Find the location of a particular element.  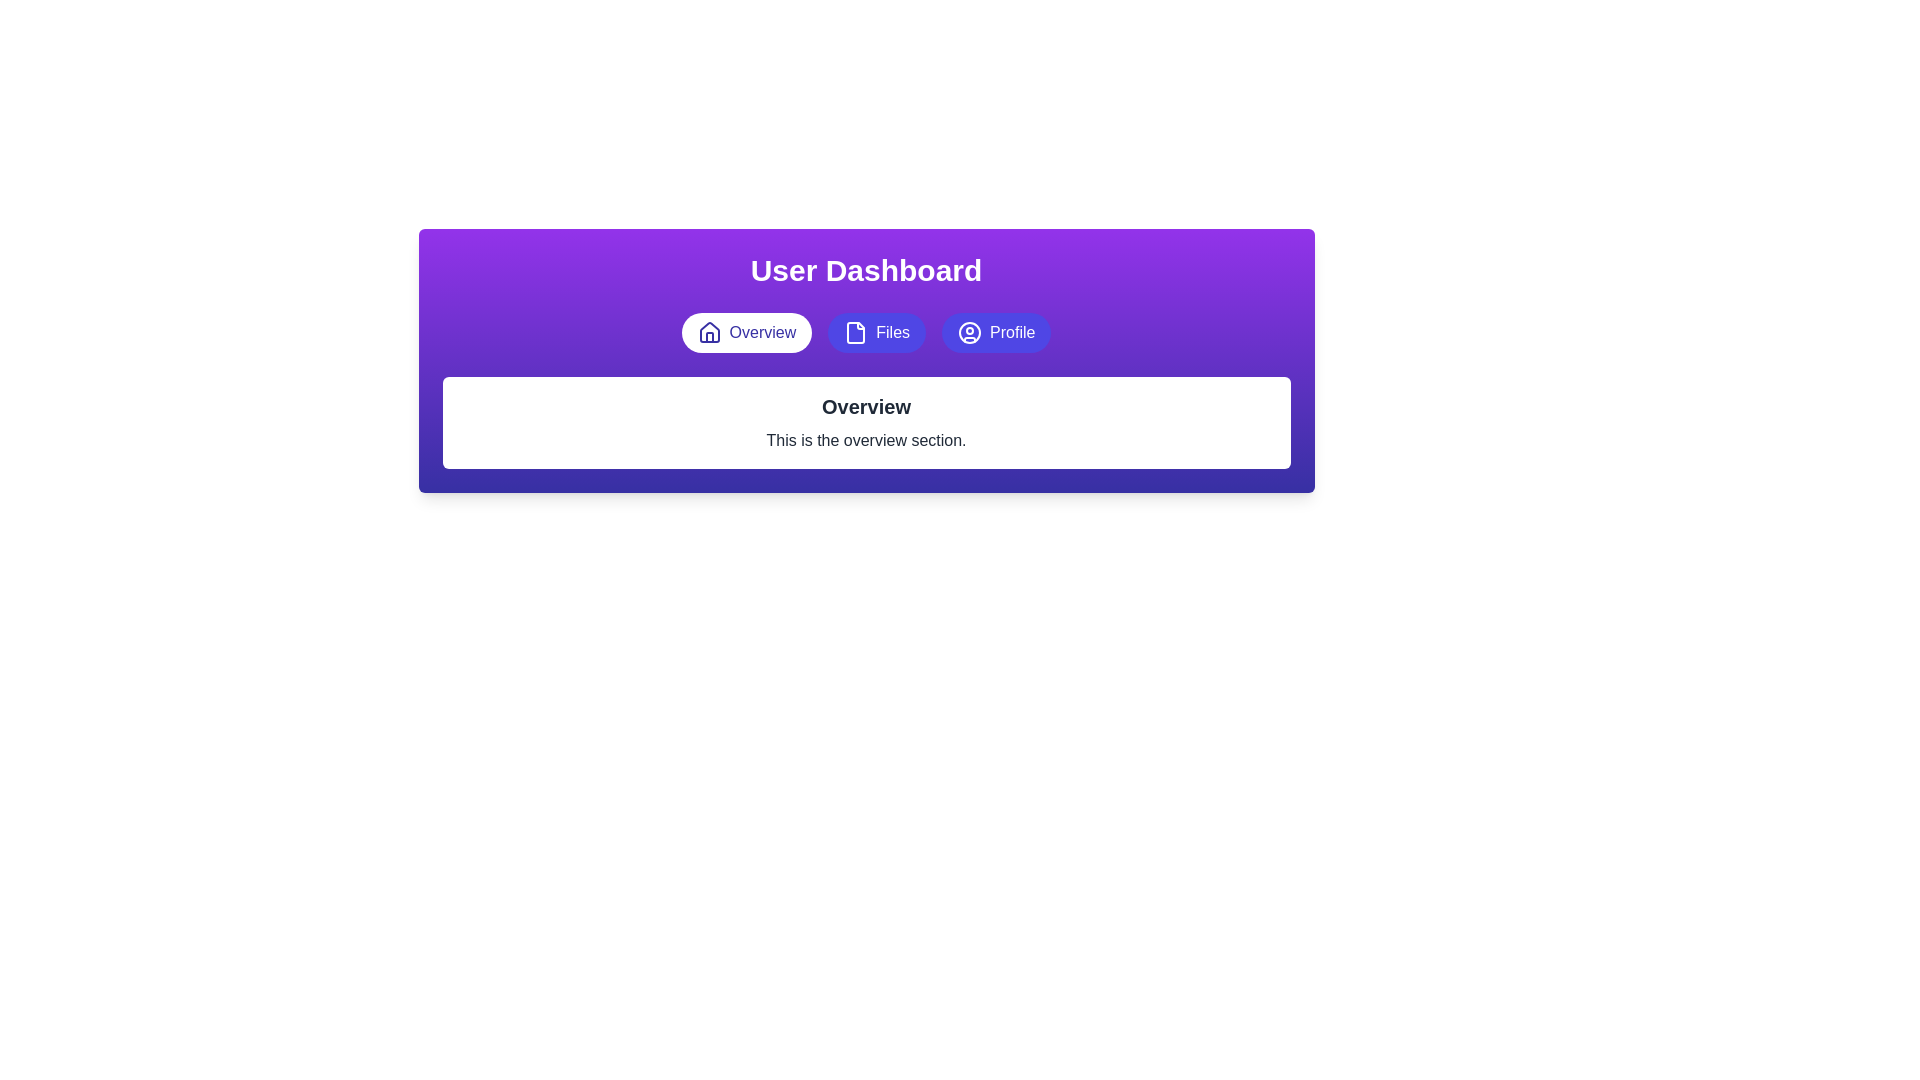

the small SVG icon shaped like a graphical file representation located to the left of the text label 'Files' in the navigation bar is located at coordinates (856, 331).